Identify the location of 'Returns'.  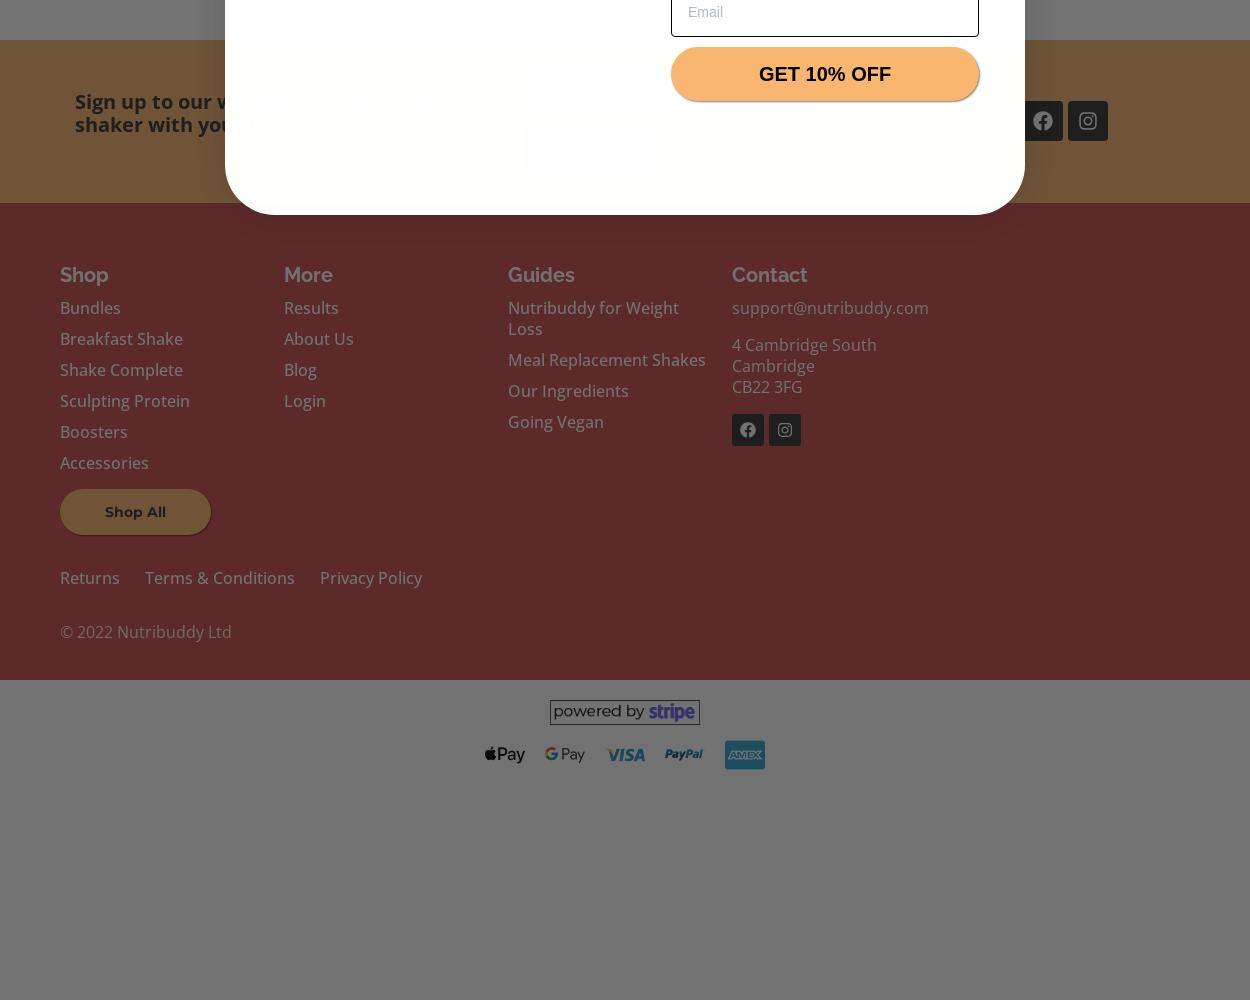
(88, 577).